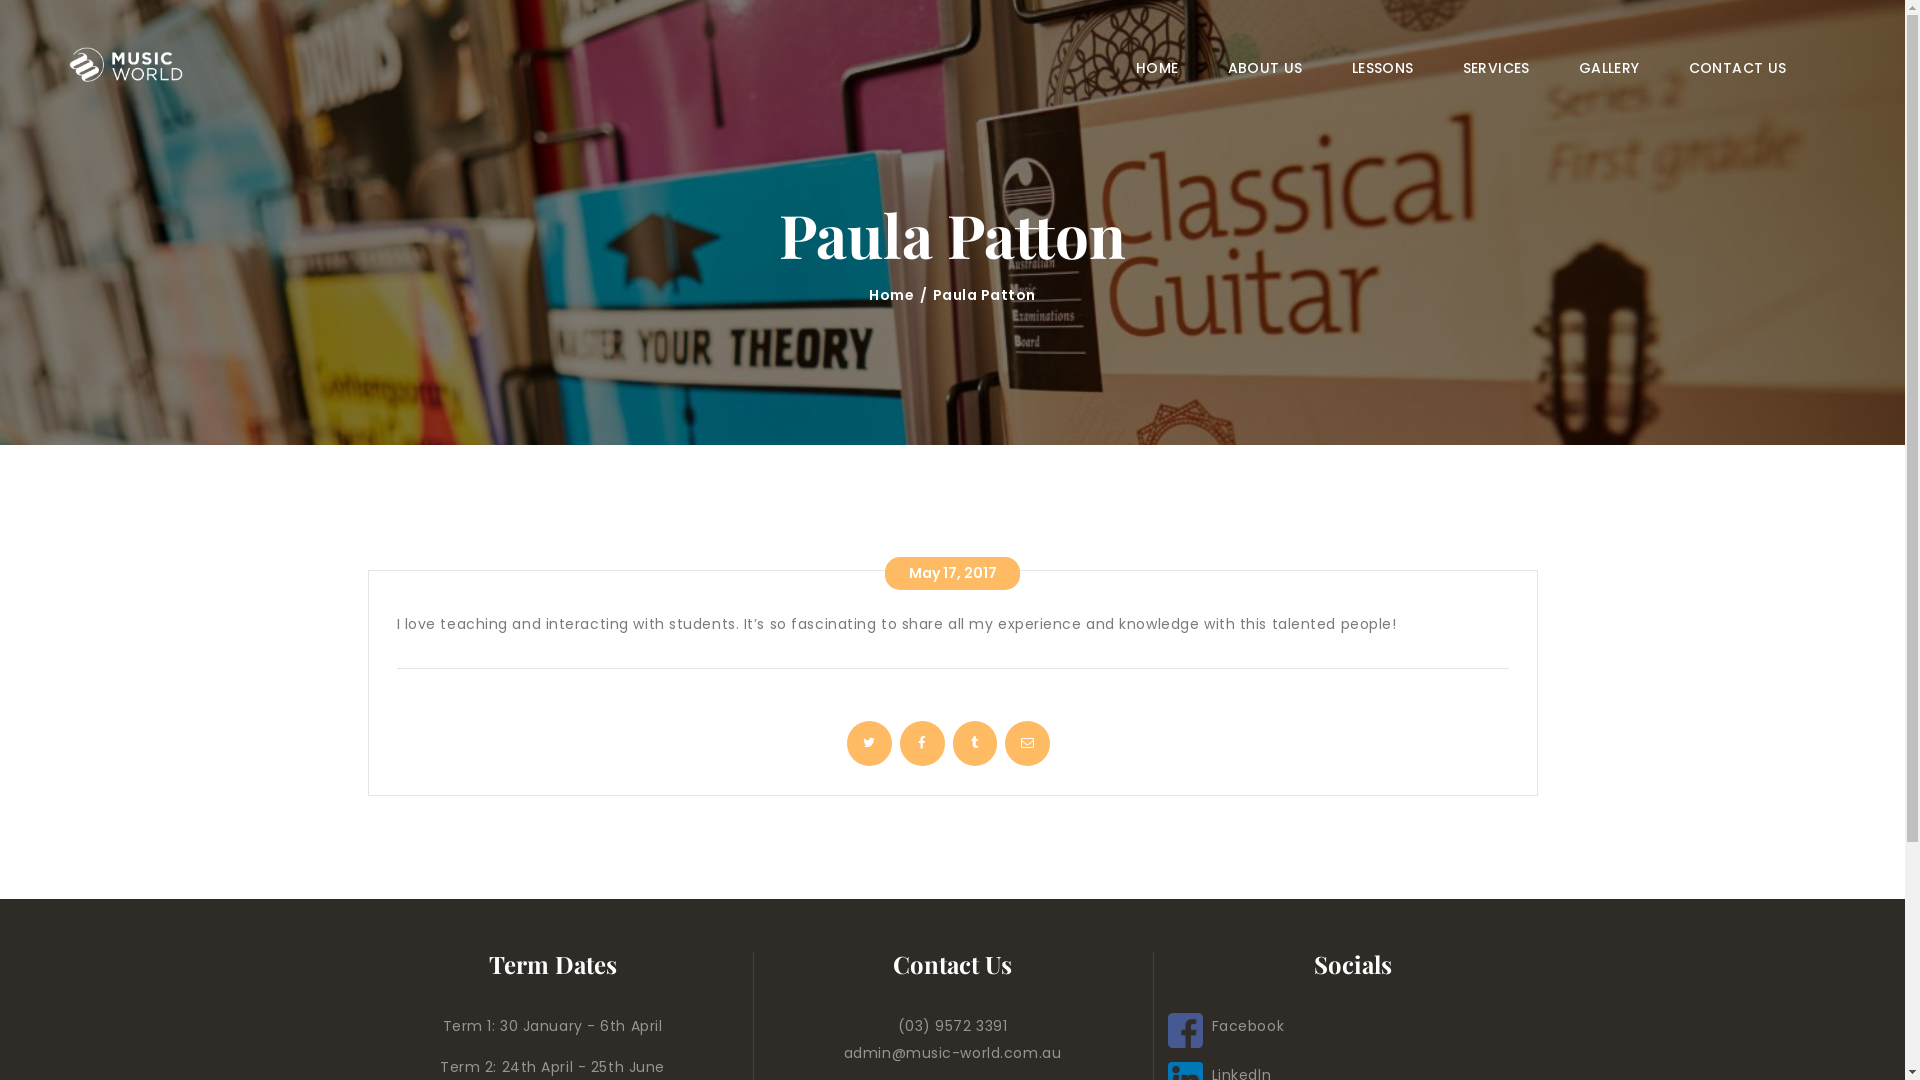 The height and width of the screenshot is (1080, 1920). Describe the element at coordinates (890, 295) in the screenshot. I see `'Home'` at that location.